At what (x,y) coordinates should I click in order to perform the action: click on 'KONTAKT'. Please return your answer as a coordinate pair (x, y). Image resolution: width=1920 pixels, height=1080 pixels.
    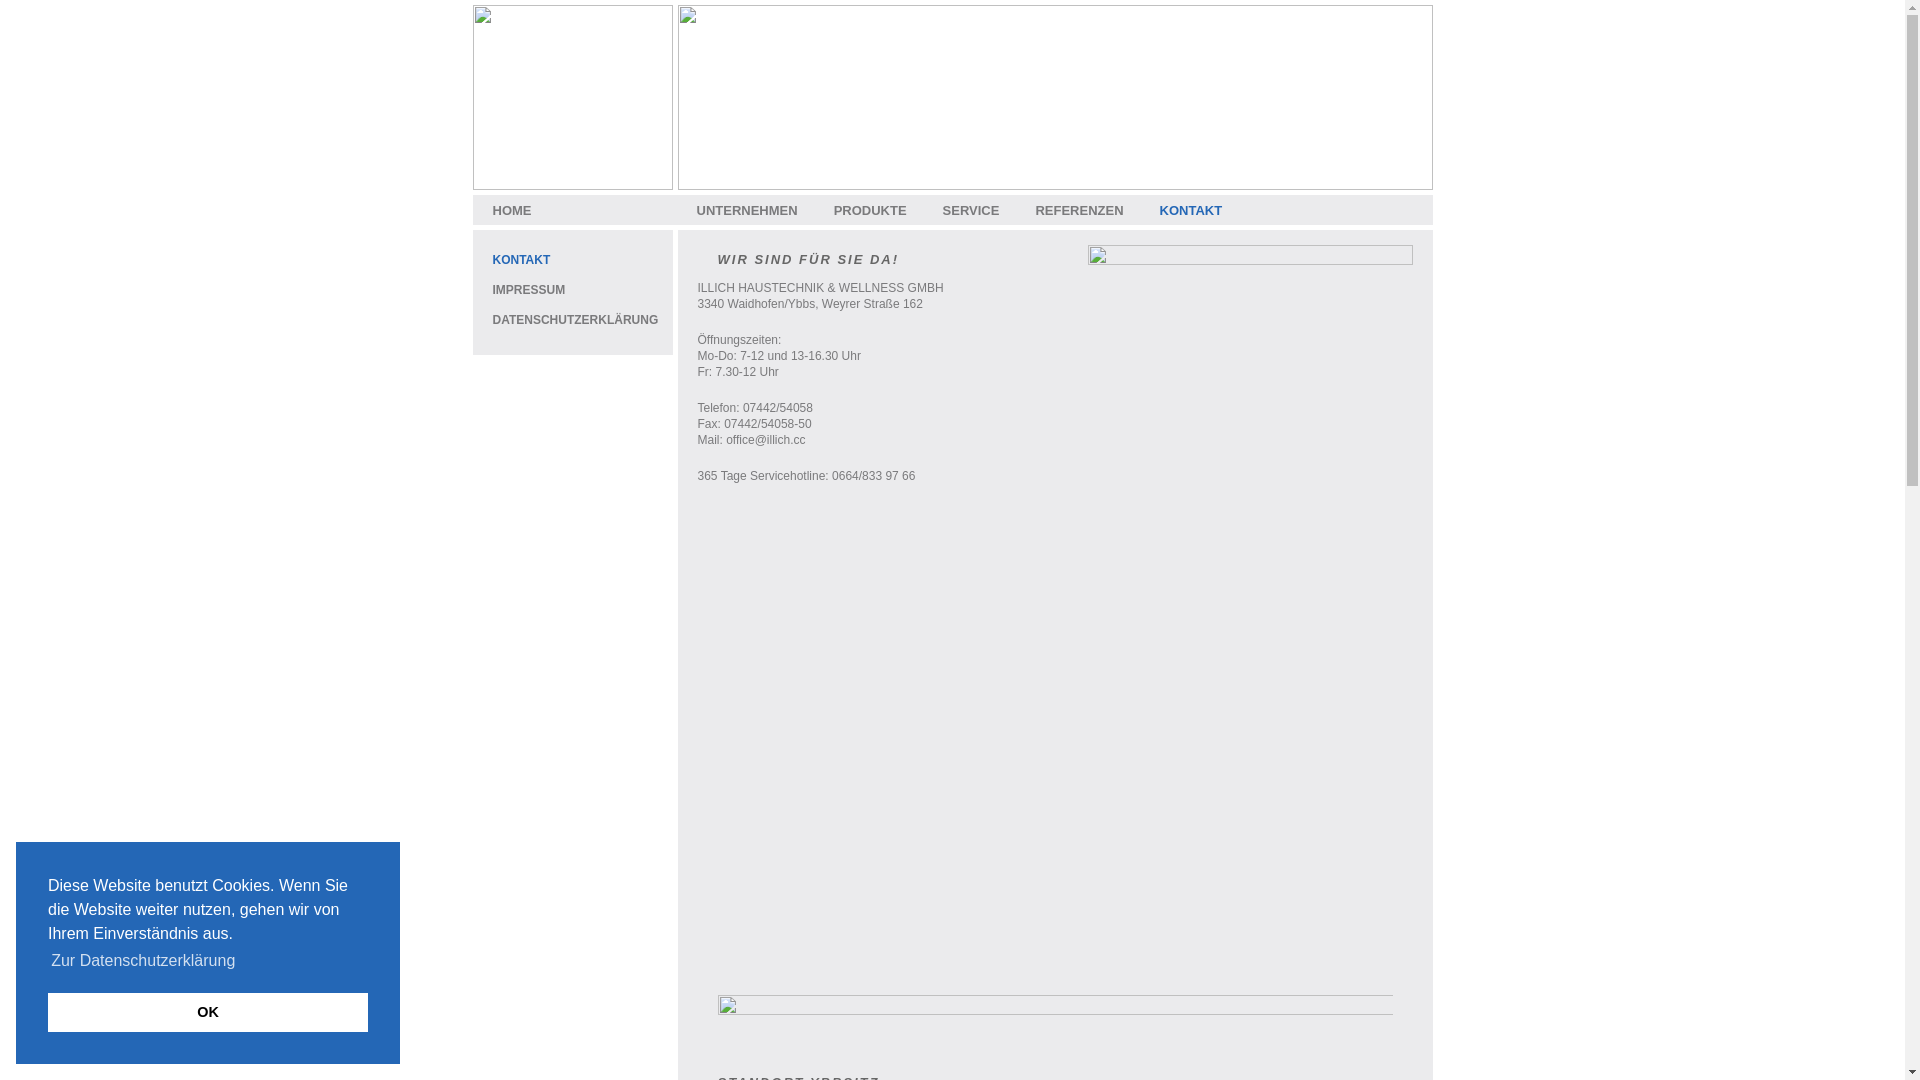
    Looking at the image, I should click on (521, 258).